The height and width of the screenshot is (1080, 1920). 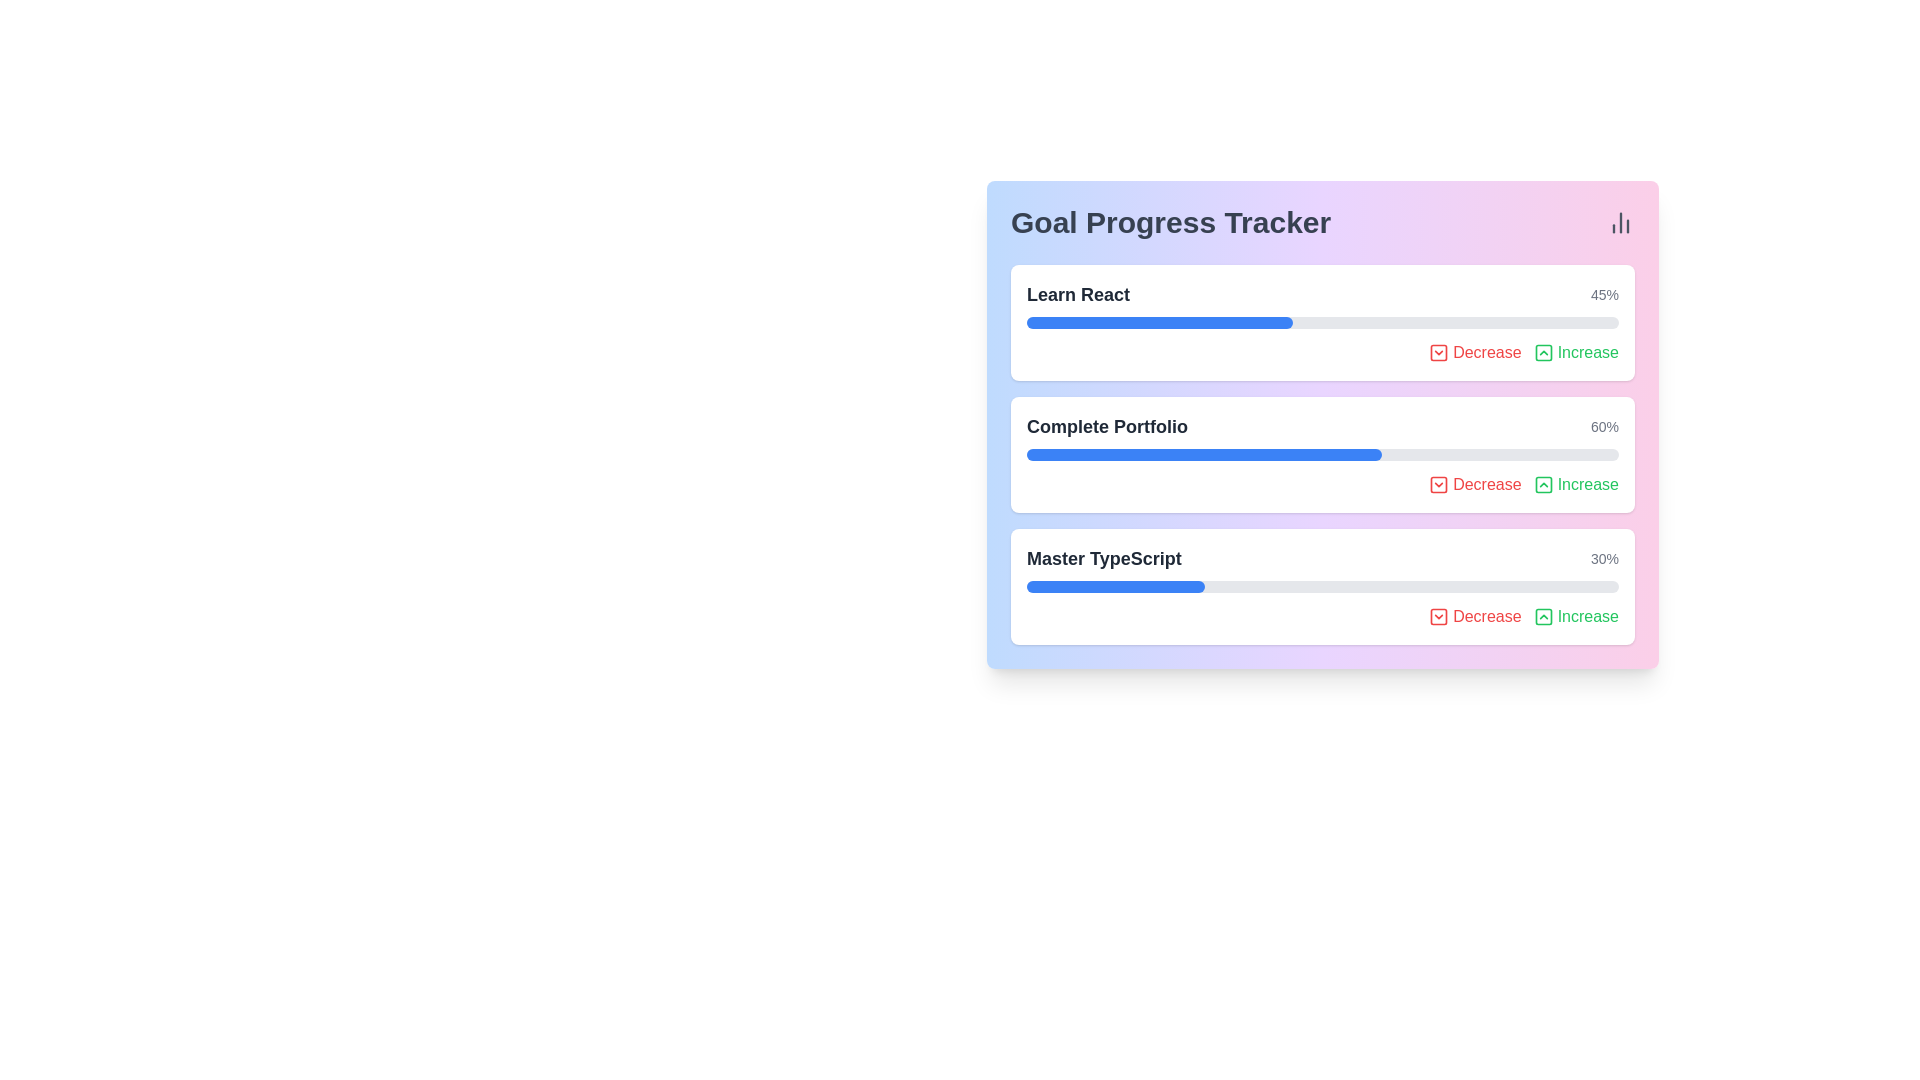 I want to click on the 'Goal Progress Tracker' text display element which is prominently displayed in a bold font against a gradient background, so click(x=1171, y=223).